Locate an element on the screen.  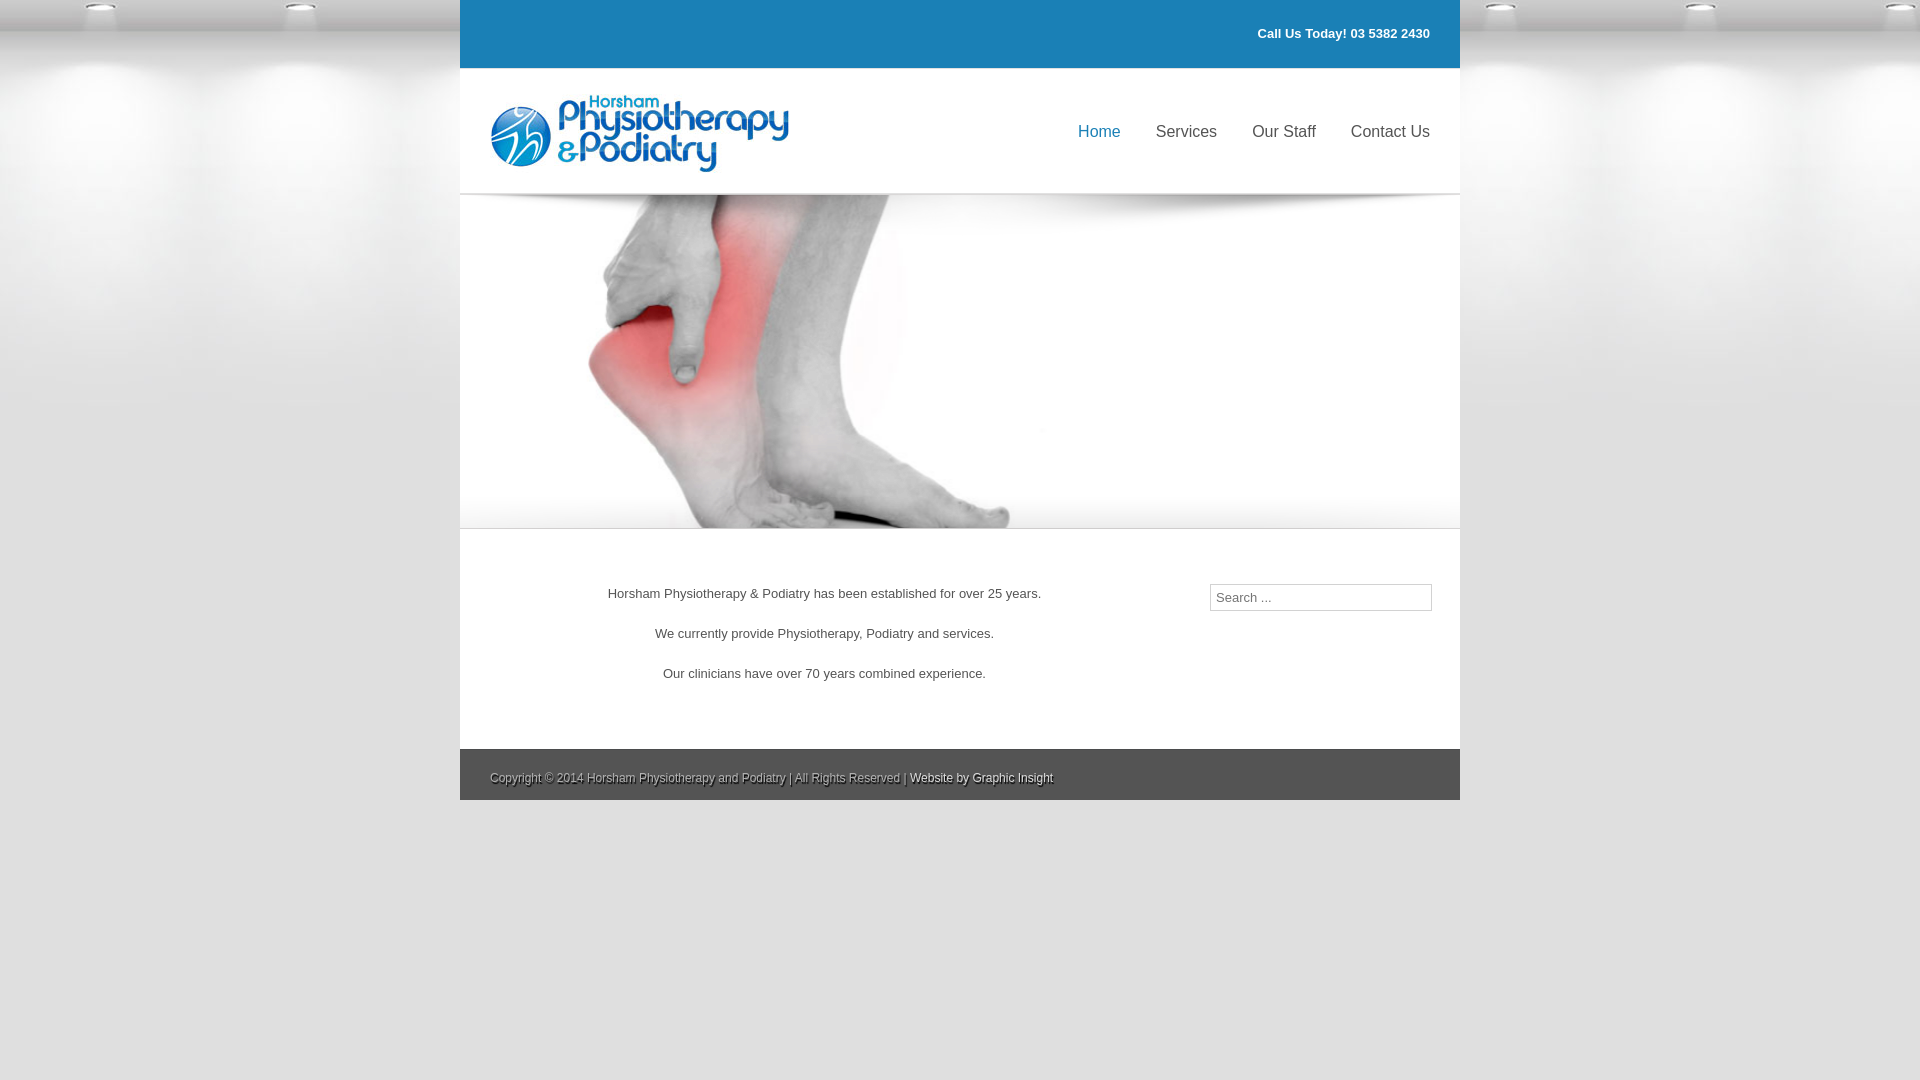
'Contact Us' is located at coordinates (1350, 130).